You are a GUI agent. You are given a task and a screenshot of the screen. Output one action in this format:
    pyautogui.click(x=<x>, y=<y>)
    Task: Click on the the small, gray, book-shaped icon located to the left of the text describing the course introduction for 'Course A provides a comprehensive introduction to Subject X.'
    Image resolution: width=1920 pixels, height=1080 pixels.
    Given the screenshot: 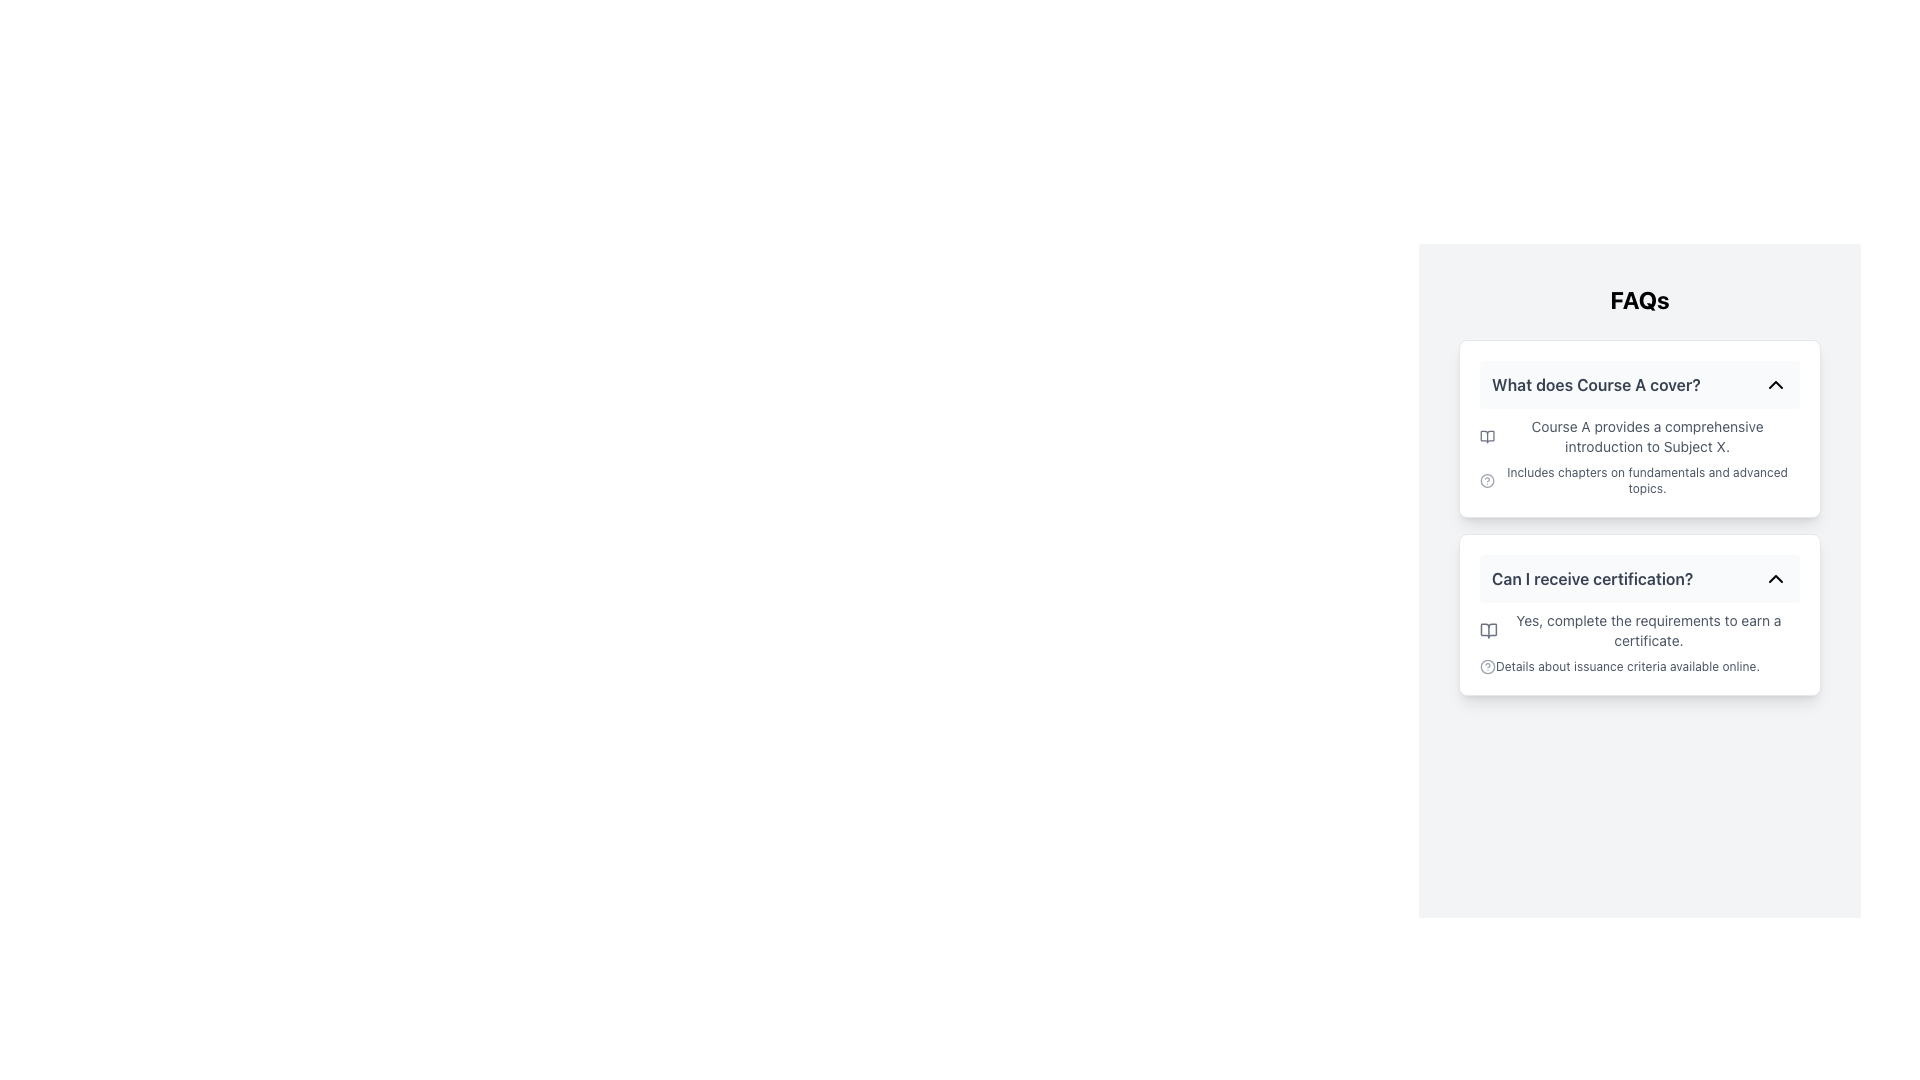 What is the action you would take?
    pyautogui.click(x=1487, y=435)
    